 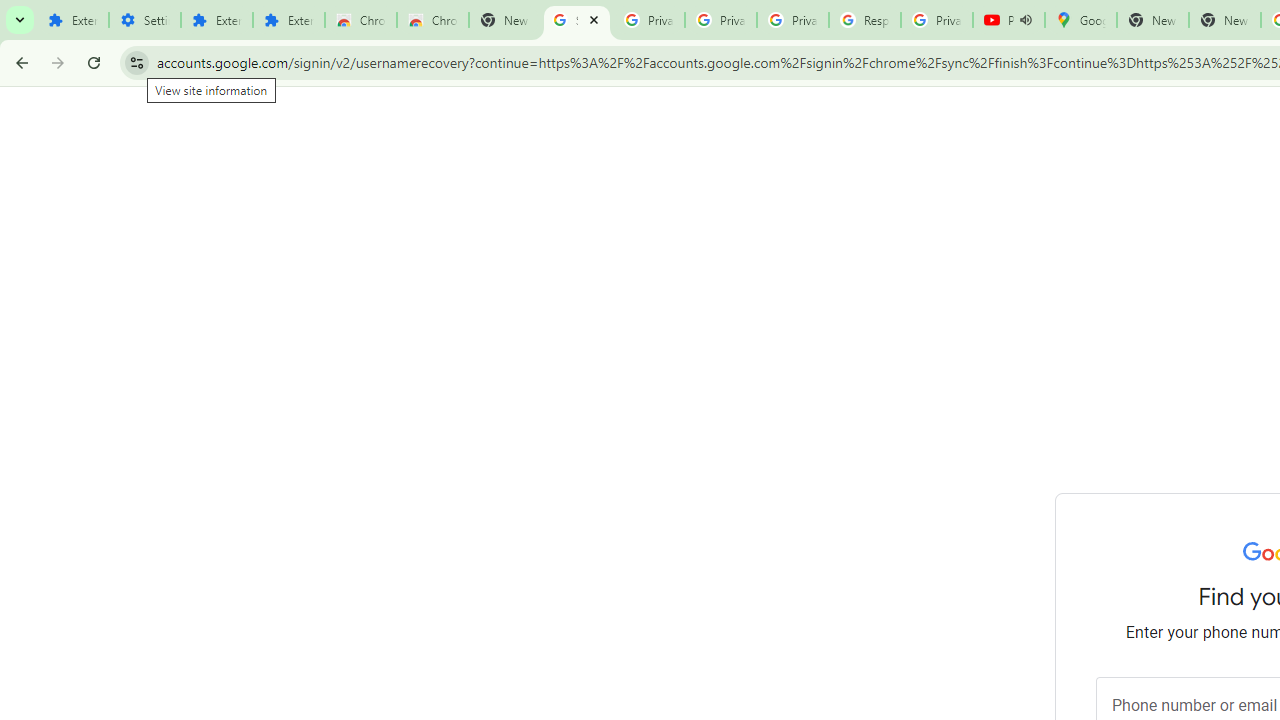 I want to click on 'Extensions', so click(x=288, y=20).